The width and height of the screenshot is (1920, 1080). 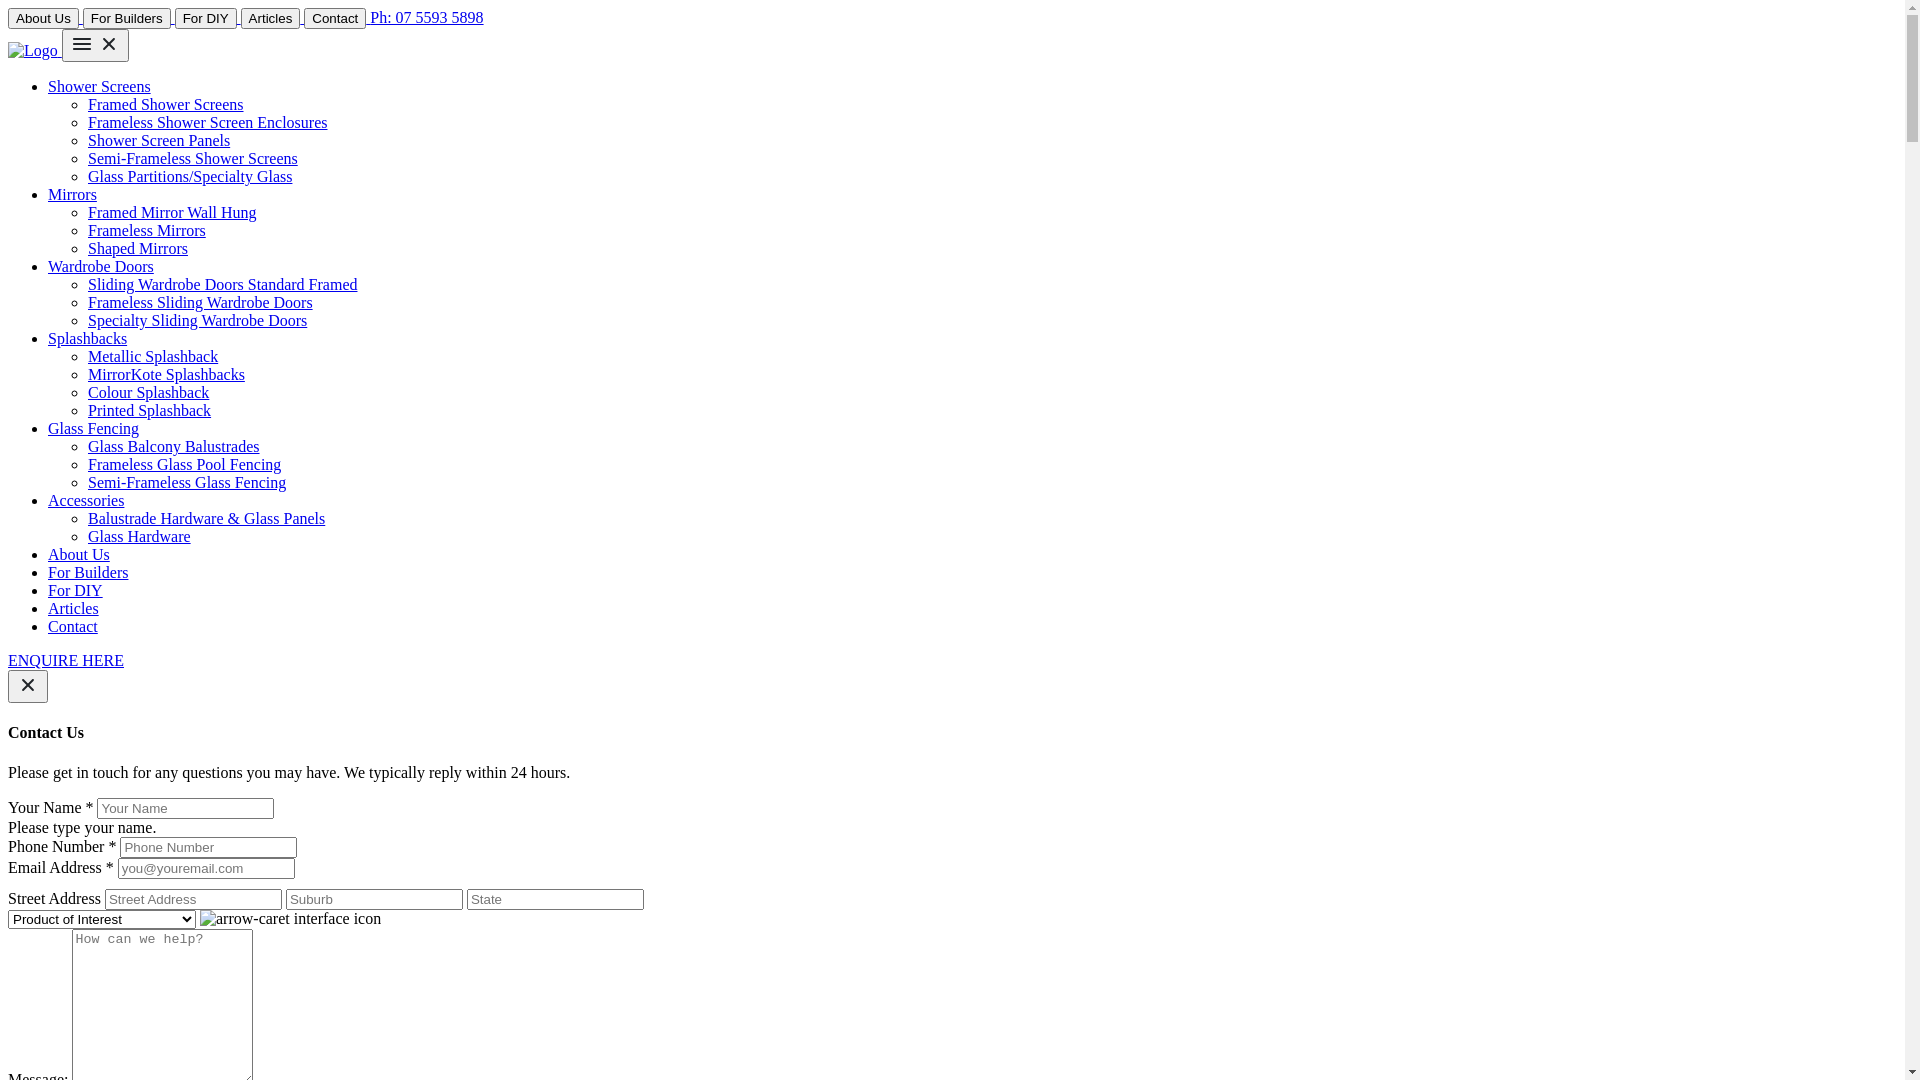 What do you see at coordinates (86, 464) in the screenshot?
I see `'Frameless Glass Pool Fencing'` at bounding box center [86, 464].